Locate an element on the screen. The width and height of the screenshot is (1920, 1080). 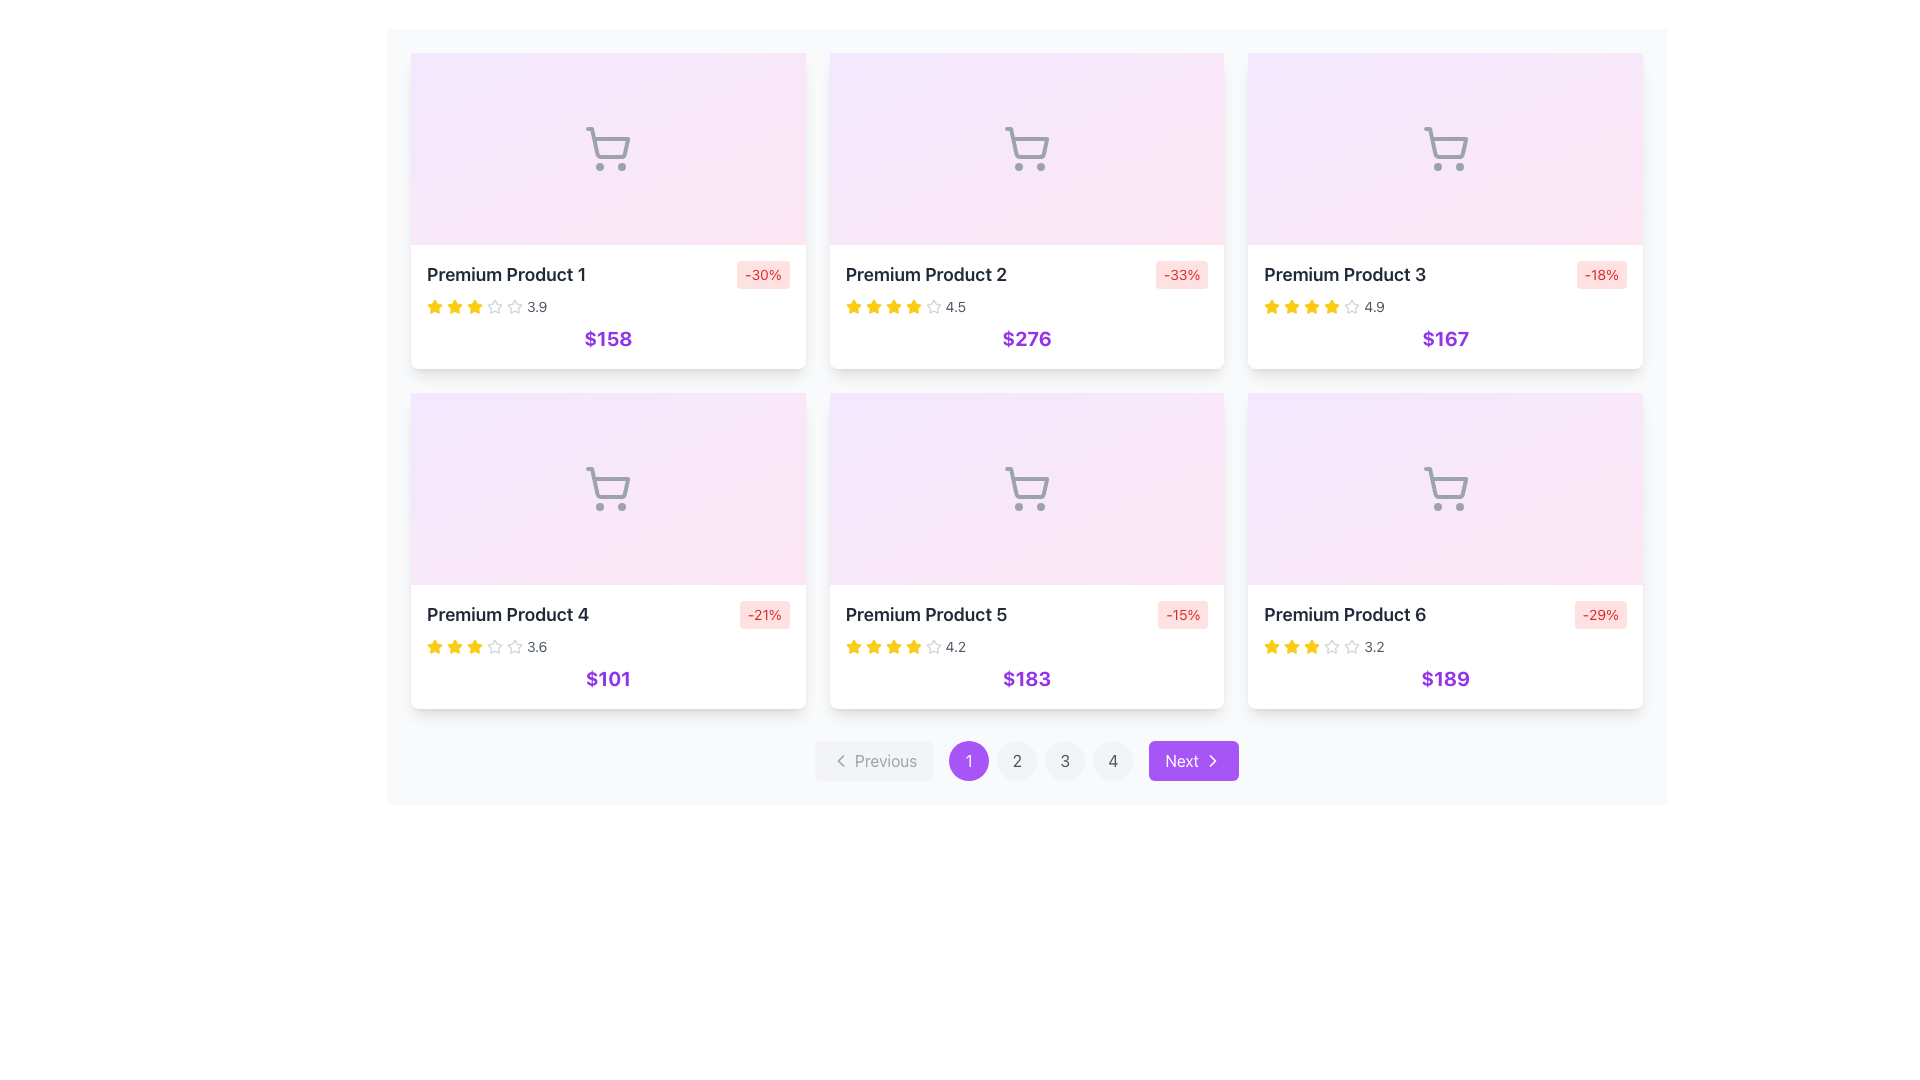
the fourth star icon in the rating system for the 'Premium Product 5' is located at coordinates (892, 646).